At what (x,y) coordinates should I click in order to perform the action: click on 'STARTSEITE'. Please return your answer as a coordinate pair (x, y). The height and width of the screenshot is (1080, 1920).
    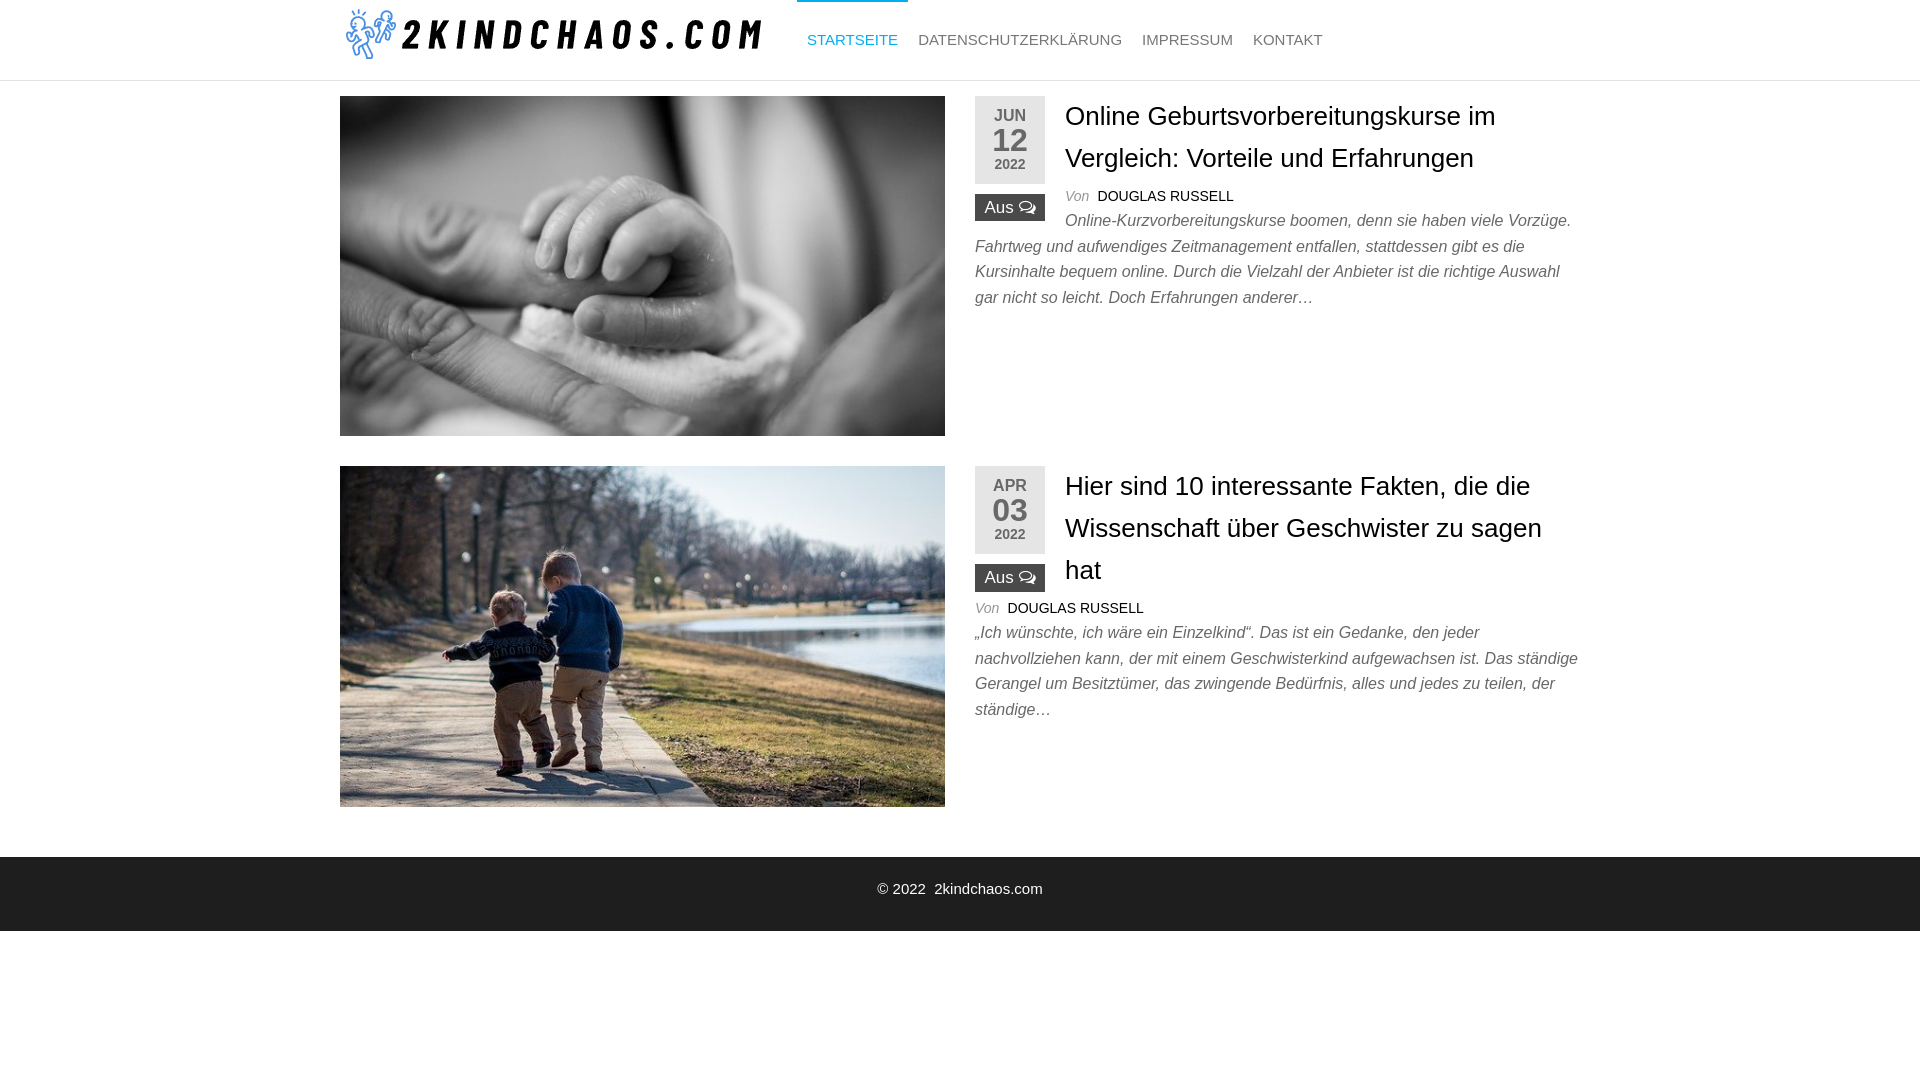
    Looking at the image, I should click on (852, 39).